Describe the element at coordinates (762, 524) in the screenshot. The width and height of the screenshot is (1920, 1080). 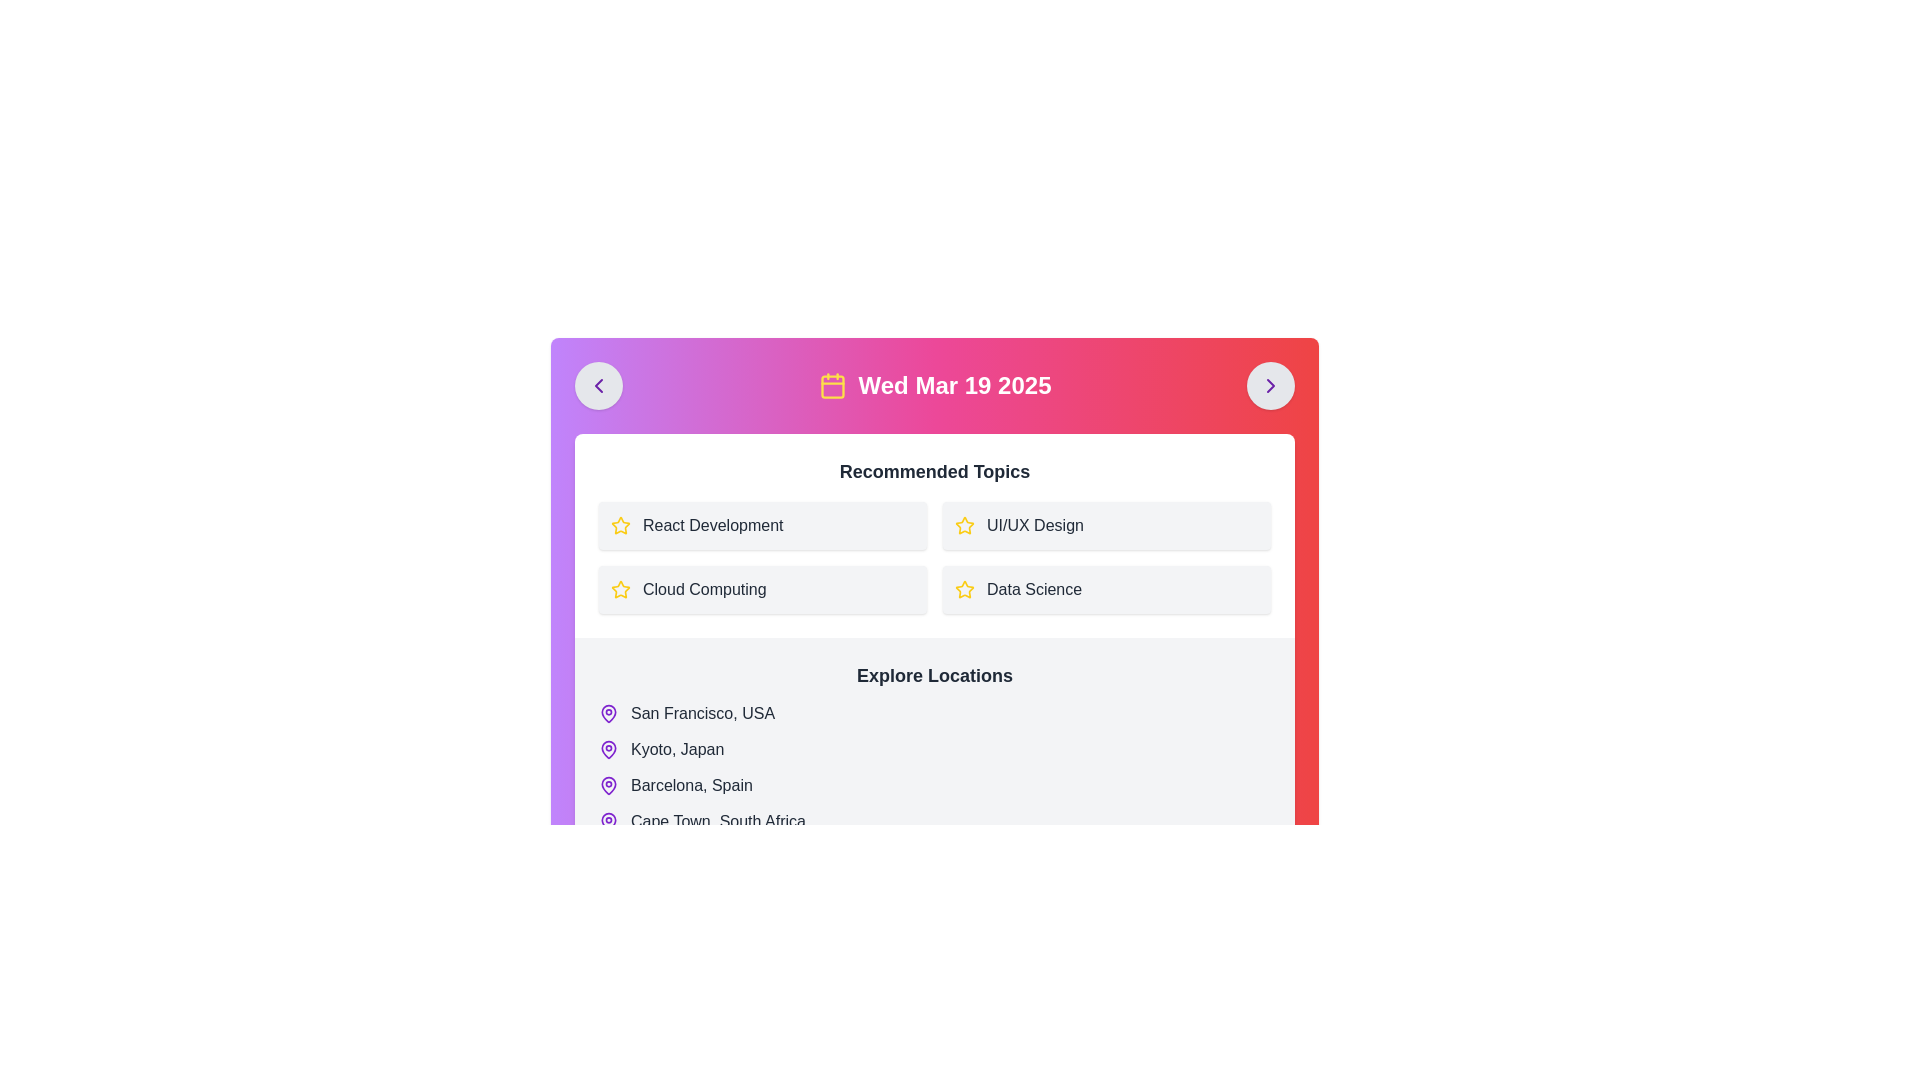
I see `the 'React Development' button located in the top-left quadrant of the 'Recommended Topics' section, which features a yellow star icon and dark gray text` at that location.